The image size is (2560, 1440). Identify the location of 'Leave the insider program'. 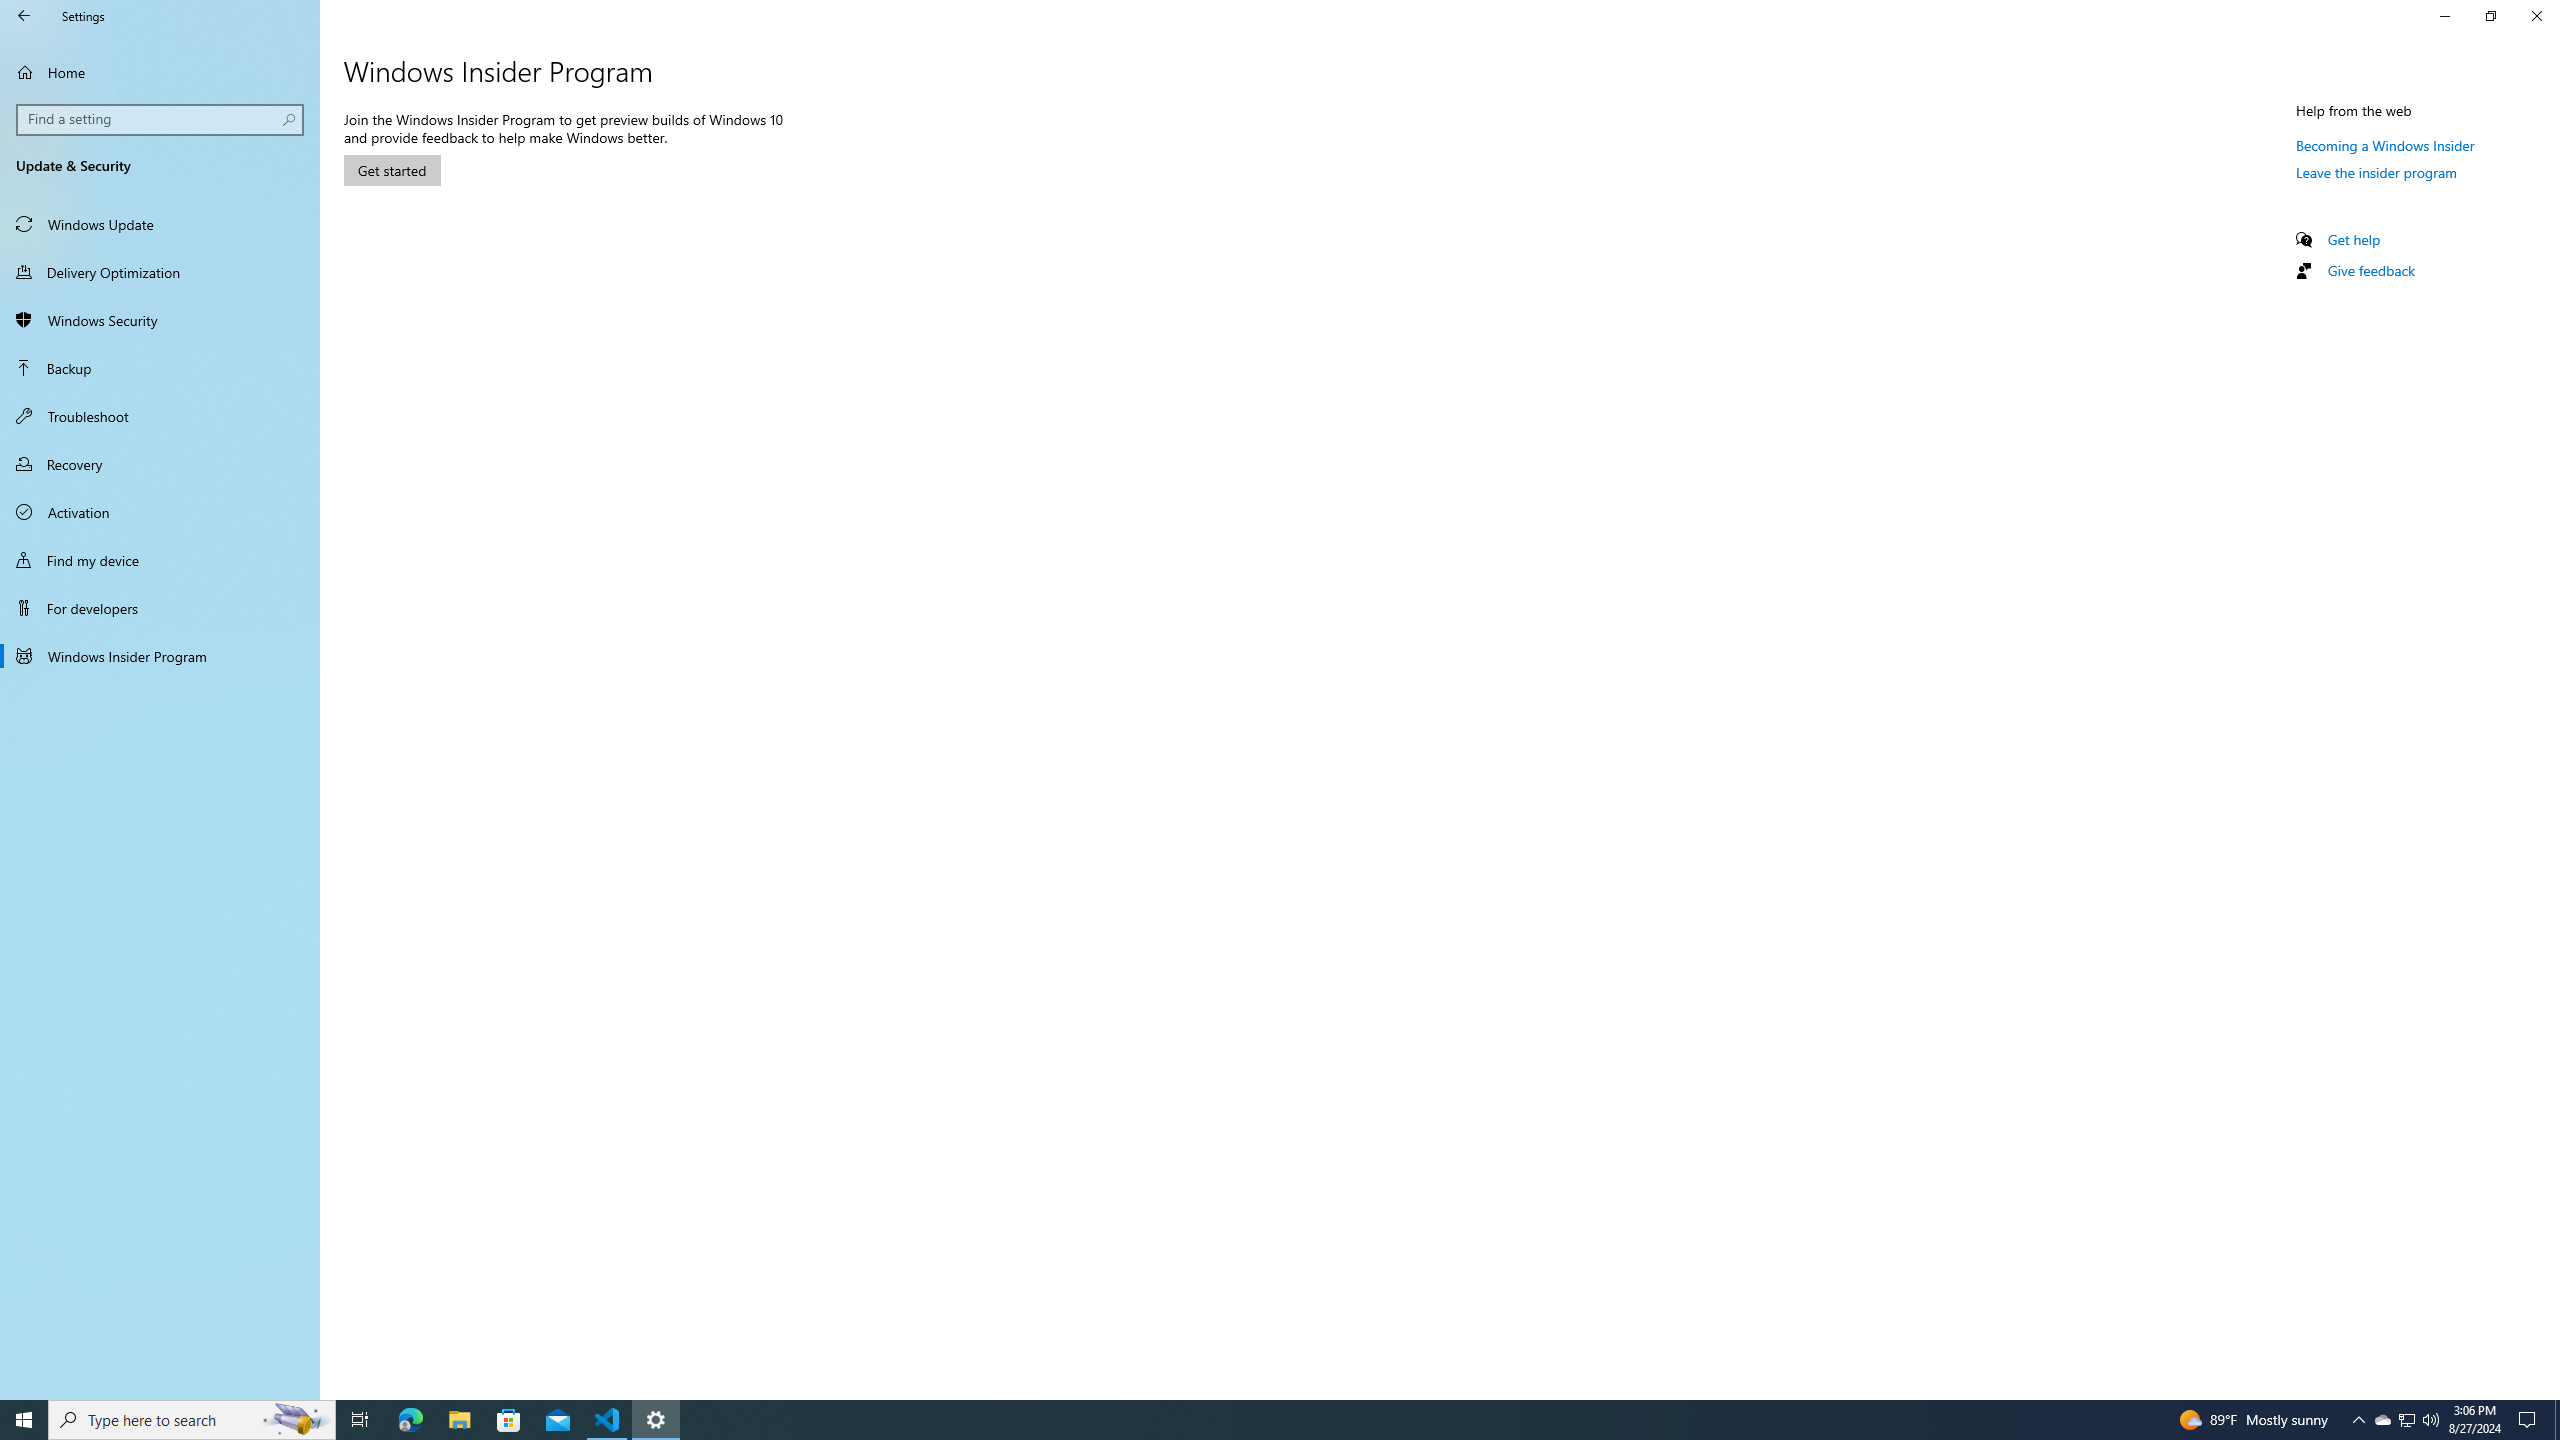
(2376, 172).